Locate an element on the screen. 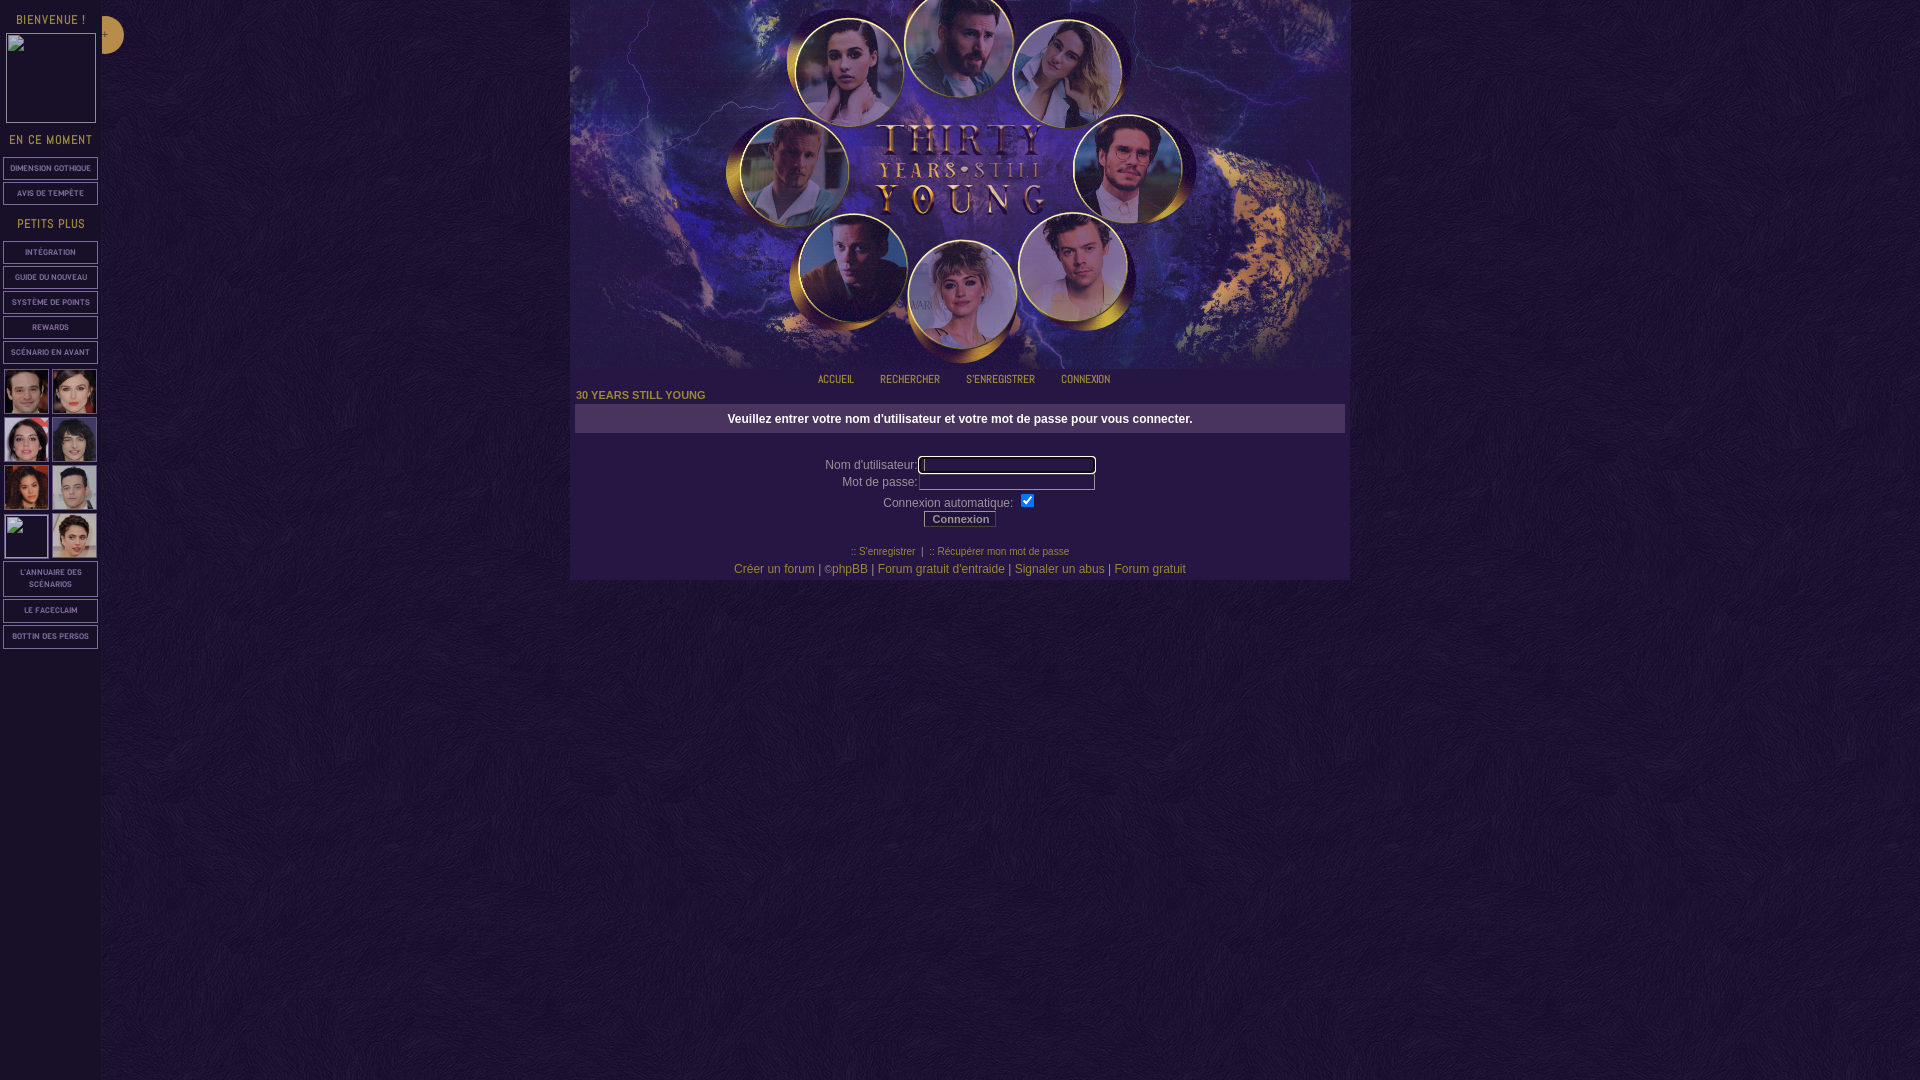 This screenshot has height=1080, width=1920. 'Accueil' is located at coordinates (809, 376).